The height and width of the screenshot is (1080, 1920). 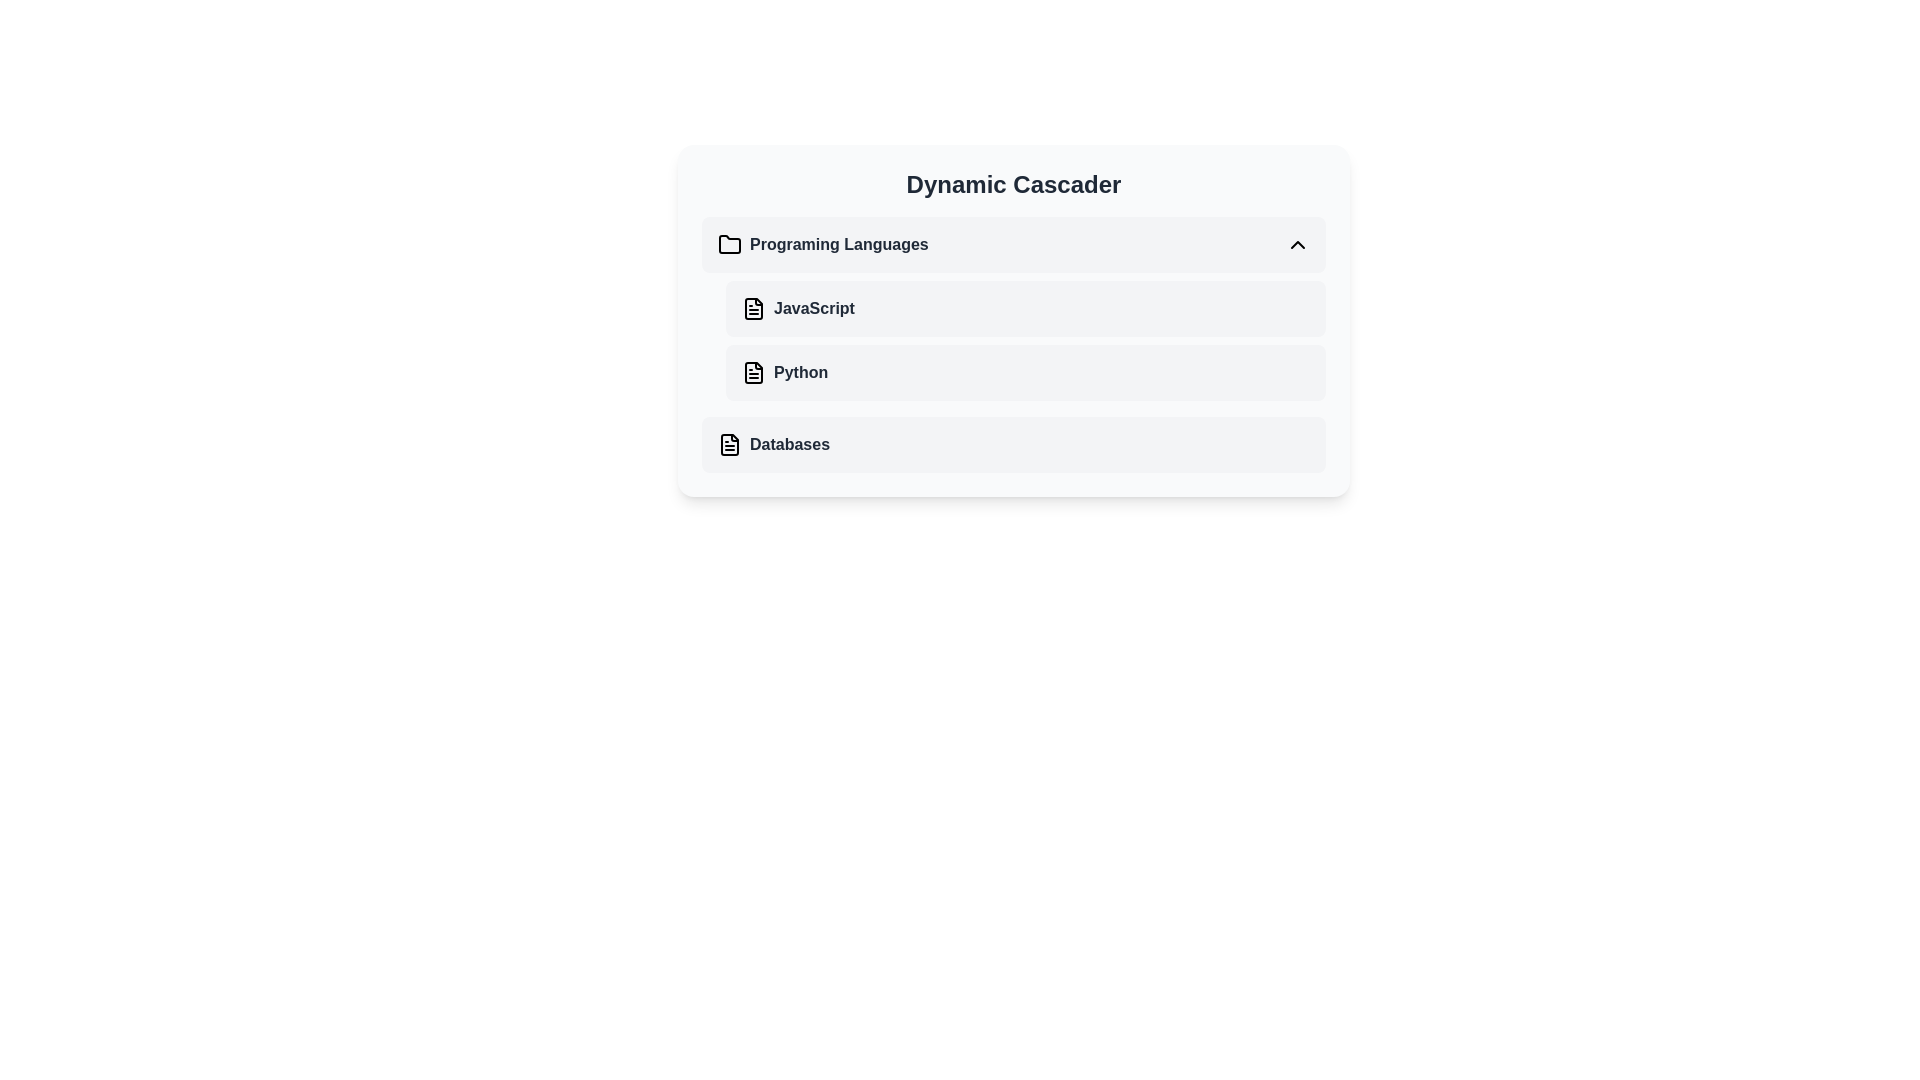 I want to click on the bold text label displaying 'Python' in dark gray within the 'Dynamic Cascader' interface under the 'Programming Languages' category, so click(x=801, y=373).